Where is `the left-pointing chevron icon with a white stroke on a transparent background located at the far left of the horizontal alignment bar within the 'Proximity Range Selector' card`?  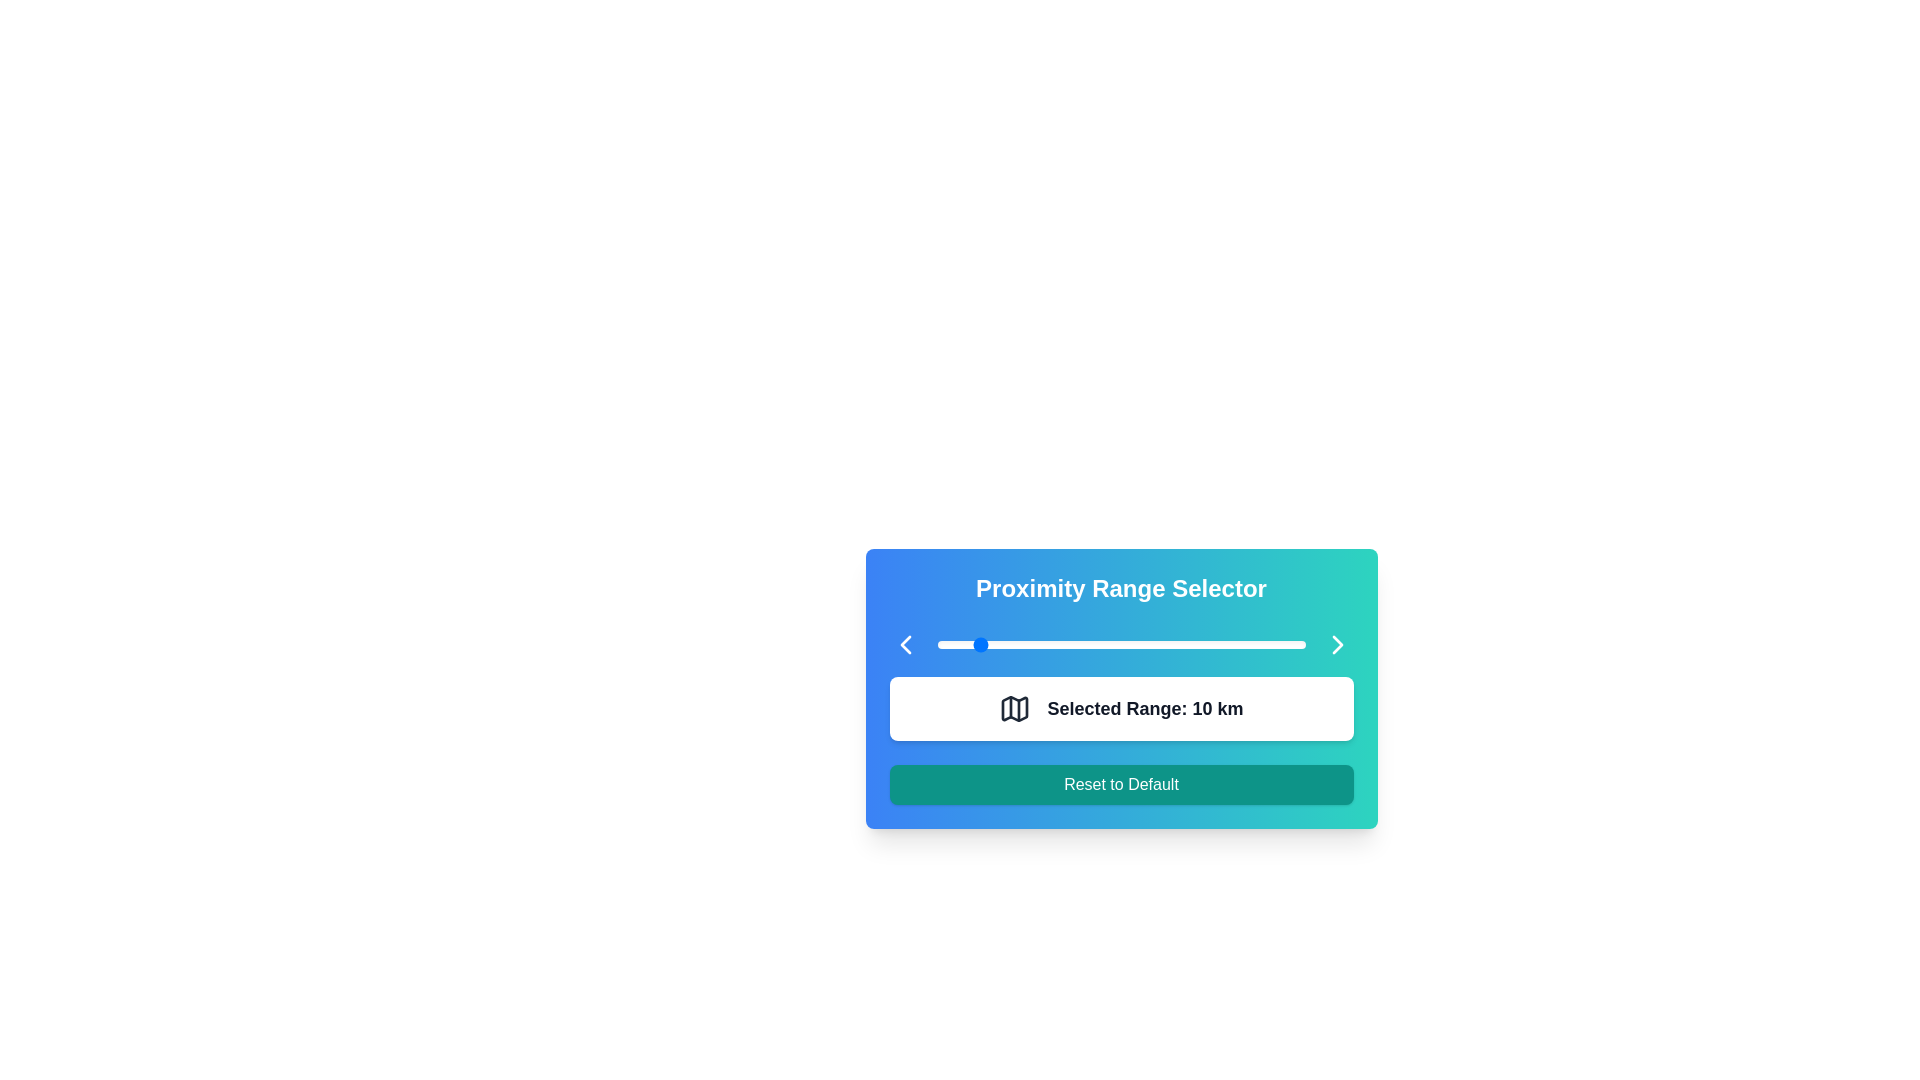 the left-pointing chevron icon with a white stroke on a transparent background located at the far left of the horizontal alignment bar within the 'Proximity Range Selector' card is located at coordinates (904, 644).